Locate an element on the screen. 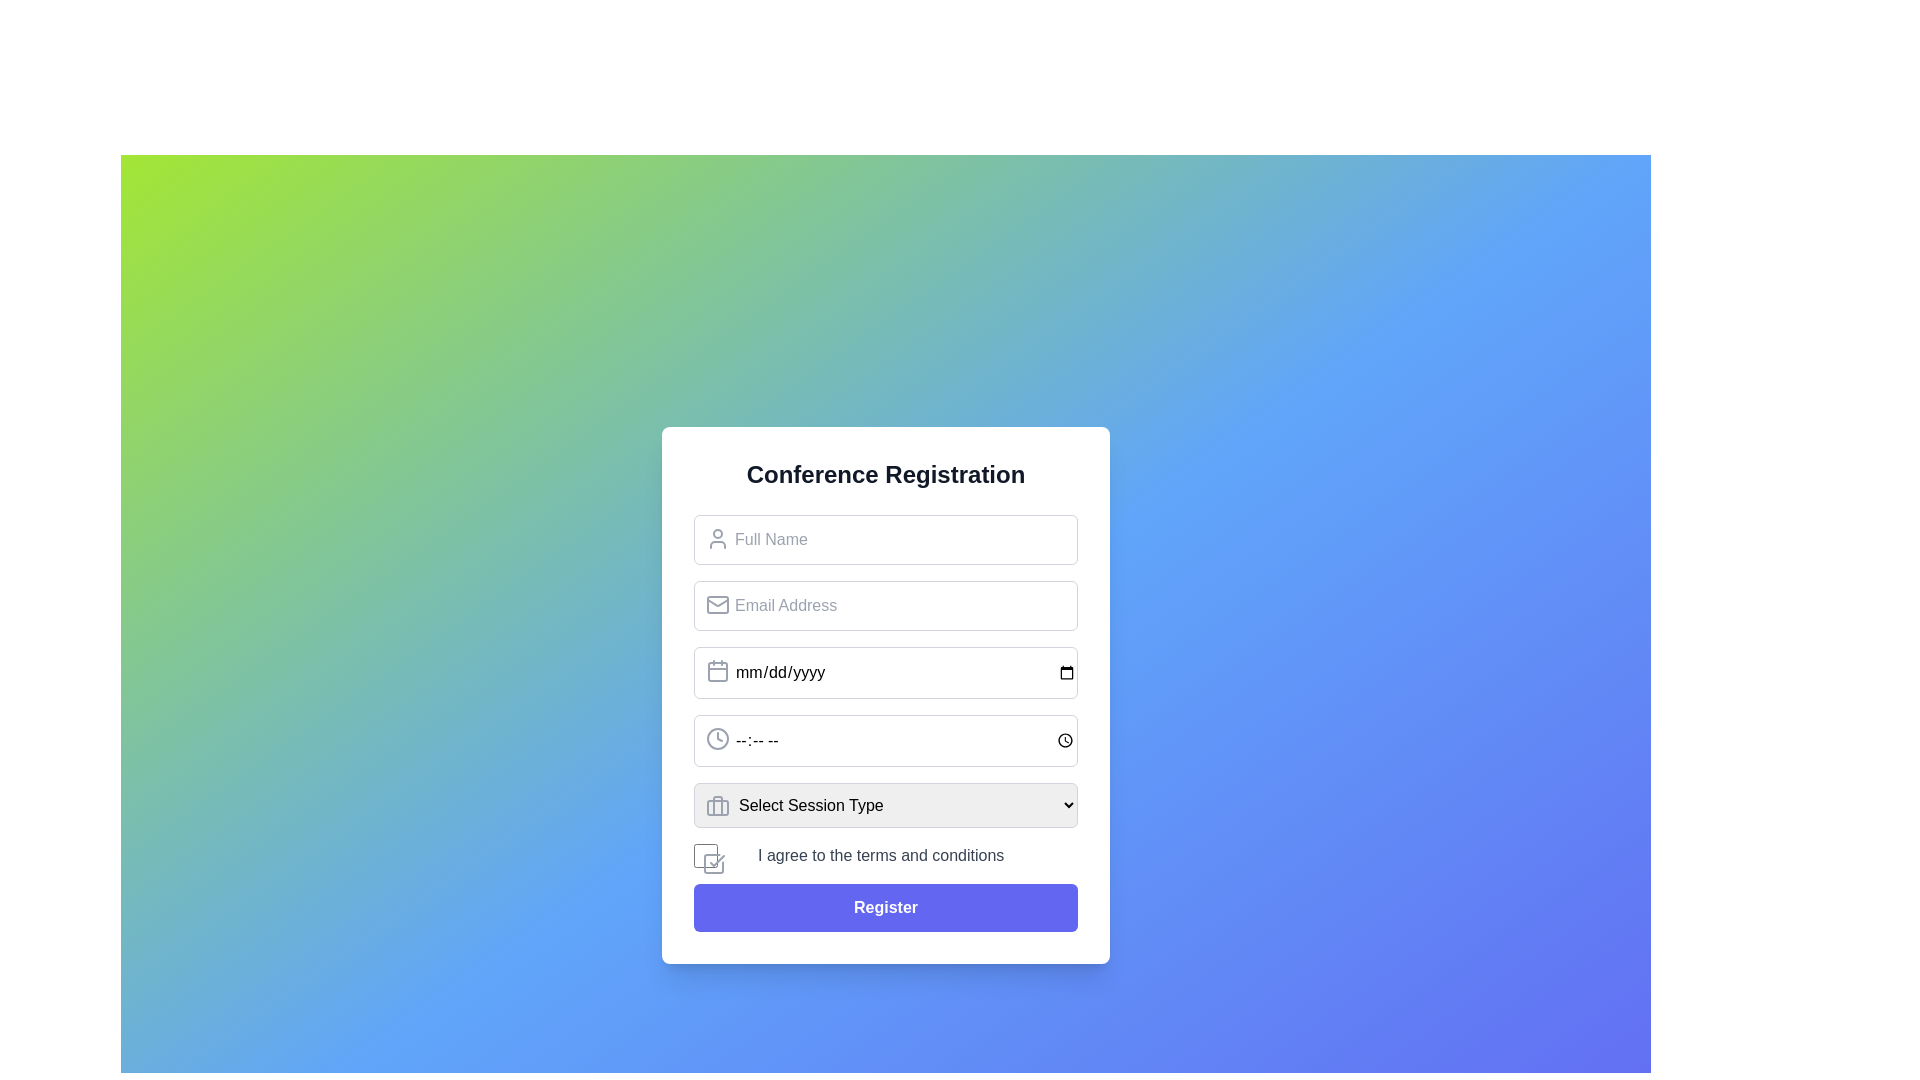 The height and width of the screenshot is (1080, 1920). the circular outline of the clock icon located within the time selection field in the registration form, which is positioned to the left of the '--:-- --' placeholder is located at coordinates (718, 738).